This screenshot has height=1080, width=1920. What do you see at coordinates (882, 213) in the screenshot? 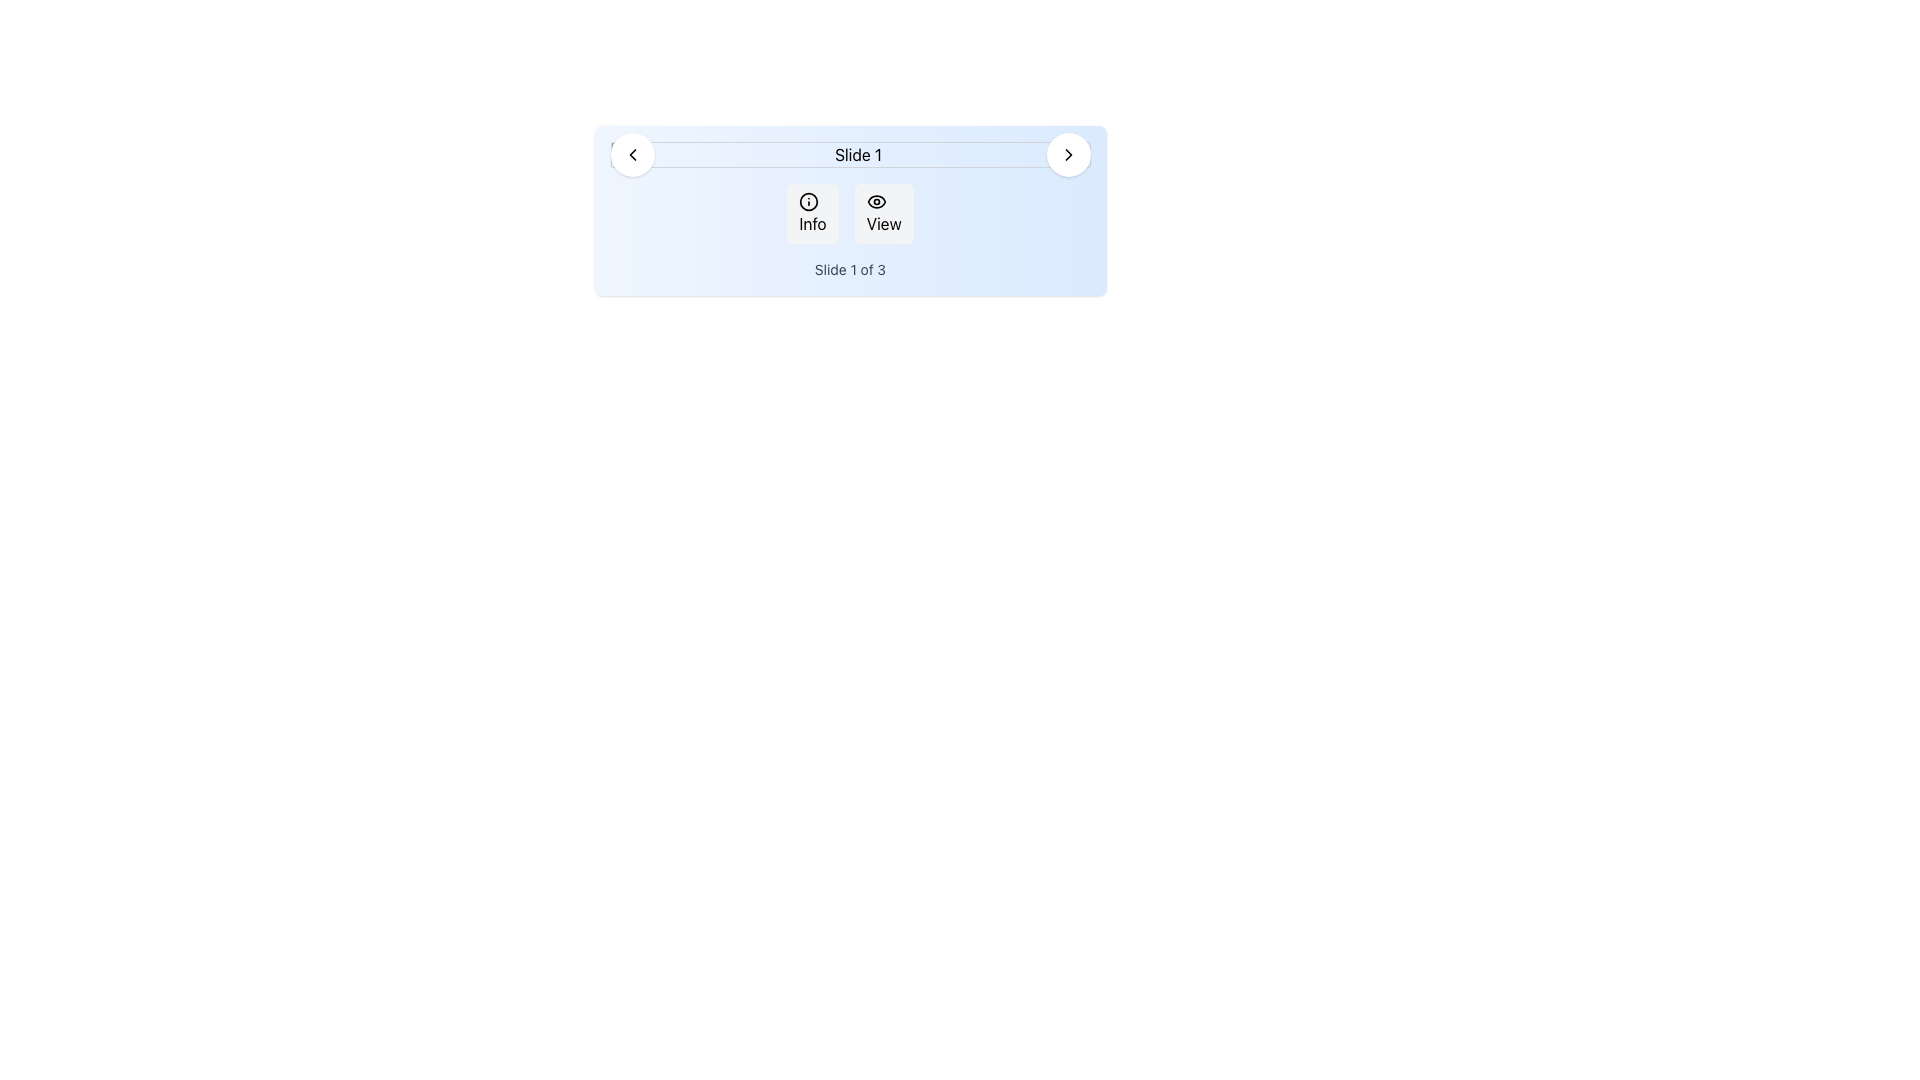
I see `the 'View' button, which has a soft gray background, rounded corners, and contains an eye icon followed by the text 'View'. It is the second button in a horizontal layout next to the 'Info' button` at bounding box center [882, 213].